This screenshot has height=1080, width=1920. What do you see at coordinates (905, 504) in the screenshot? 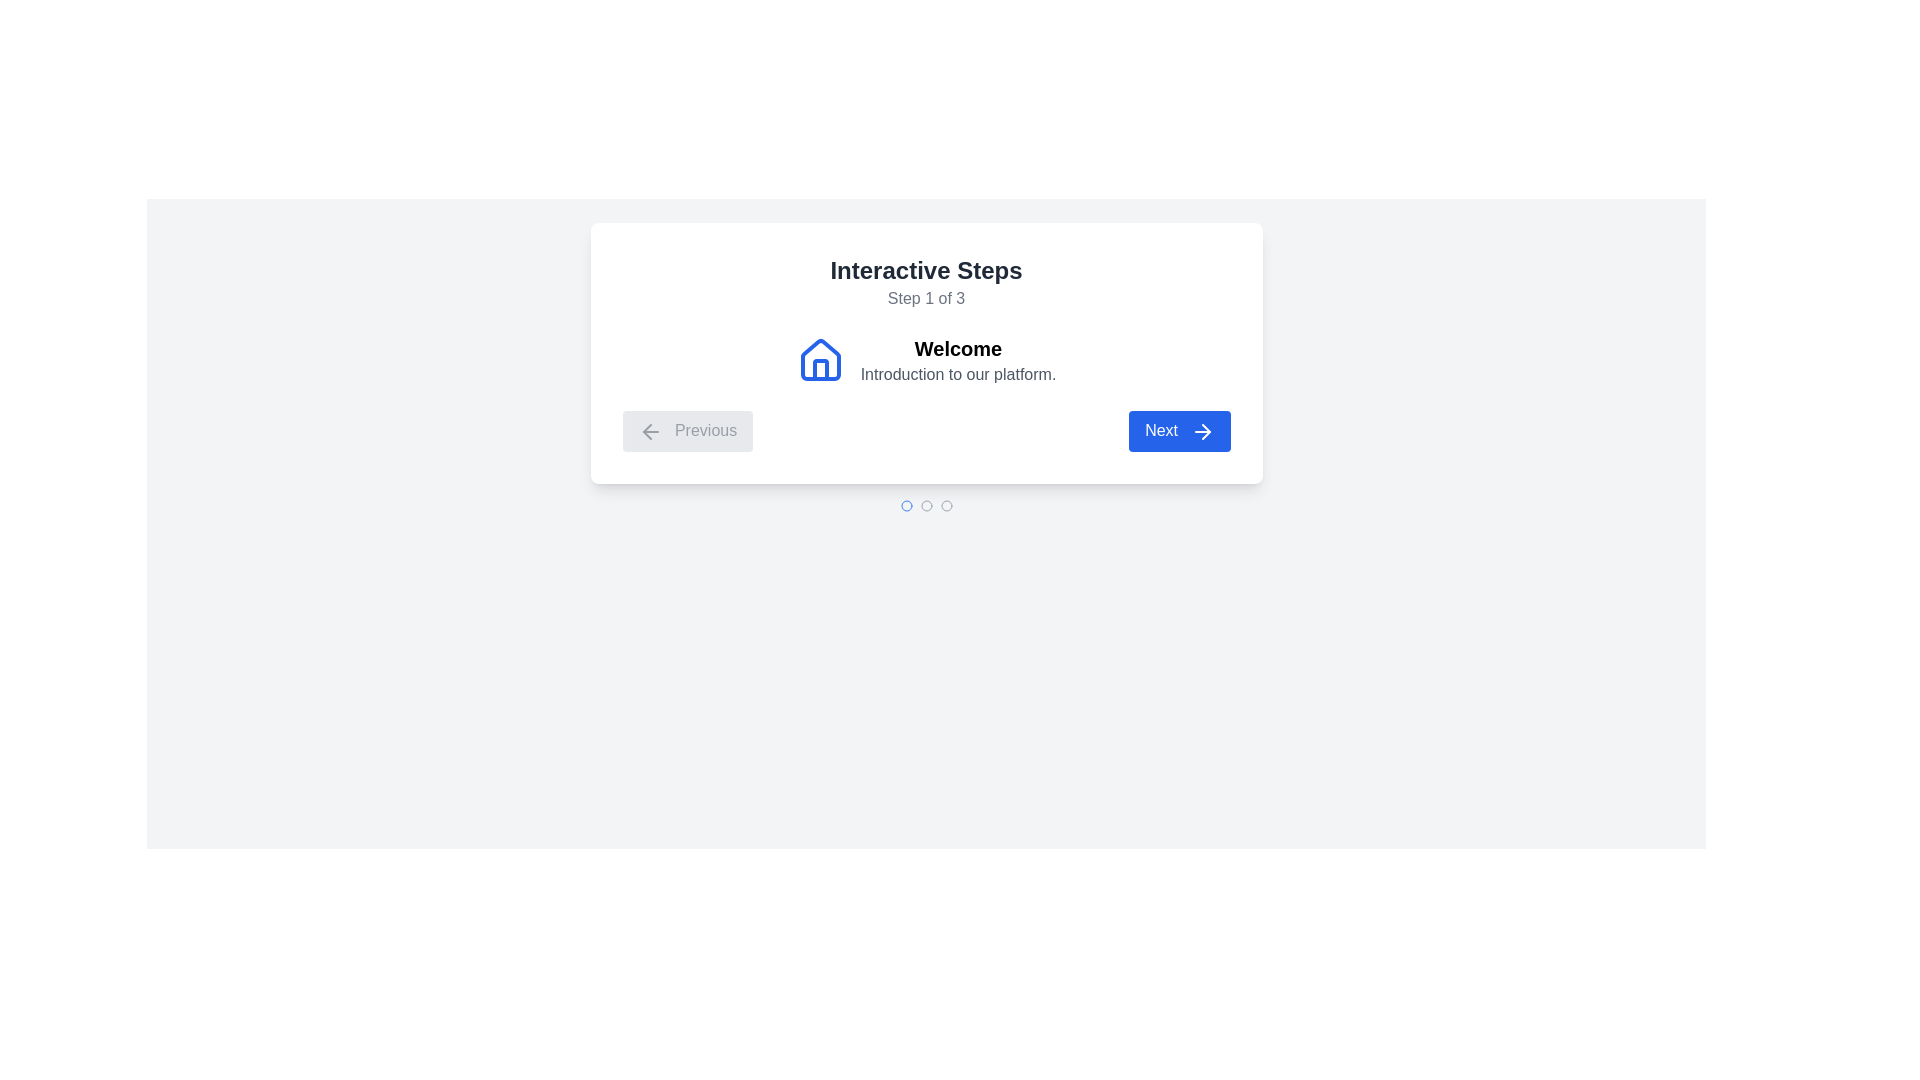
I see `the second circle in the progress indicator sequence` at bounding box center [905, 504].